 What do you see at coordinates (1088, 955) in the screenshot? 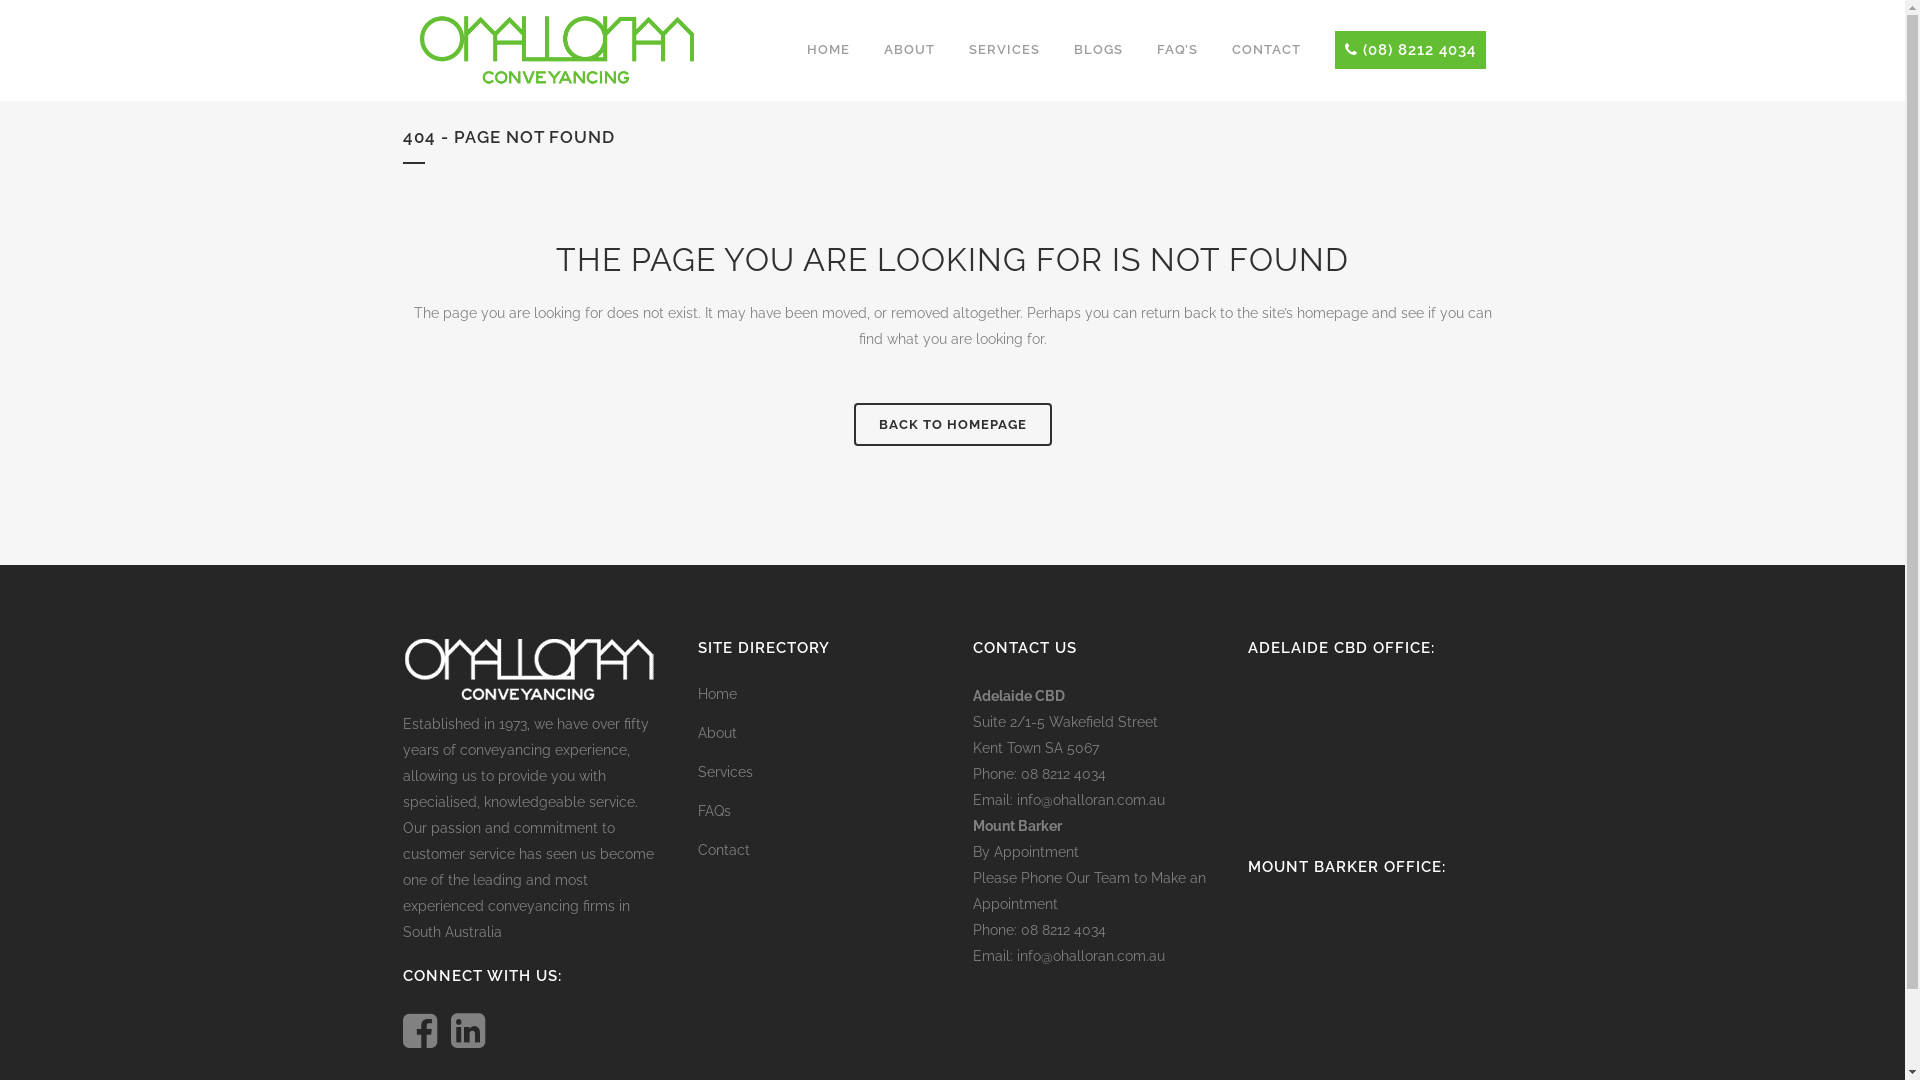
I see `'info@ohalloran.com.au'` at bounding box center [1088, 955].